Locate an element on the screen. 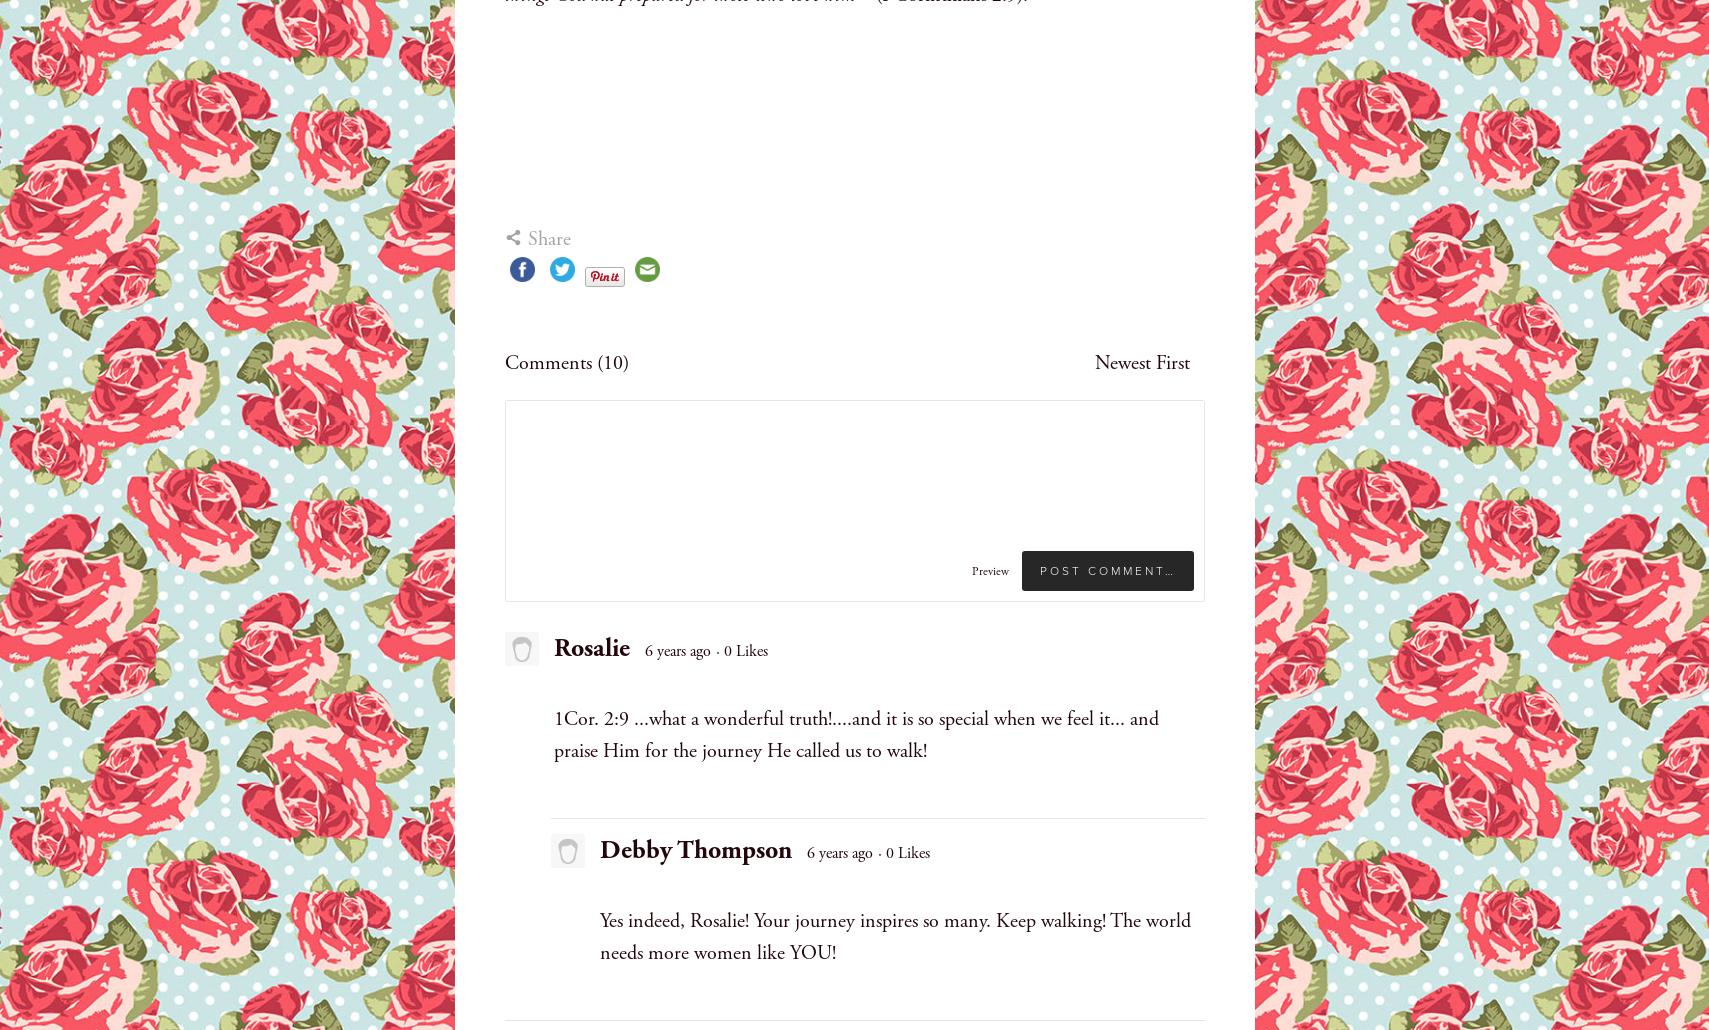 This screenshot has height=1030, width=1709. 'Preview' is located at coordinates (989, 570).